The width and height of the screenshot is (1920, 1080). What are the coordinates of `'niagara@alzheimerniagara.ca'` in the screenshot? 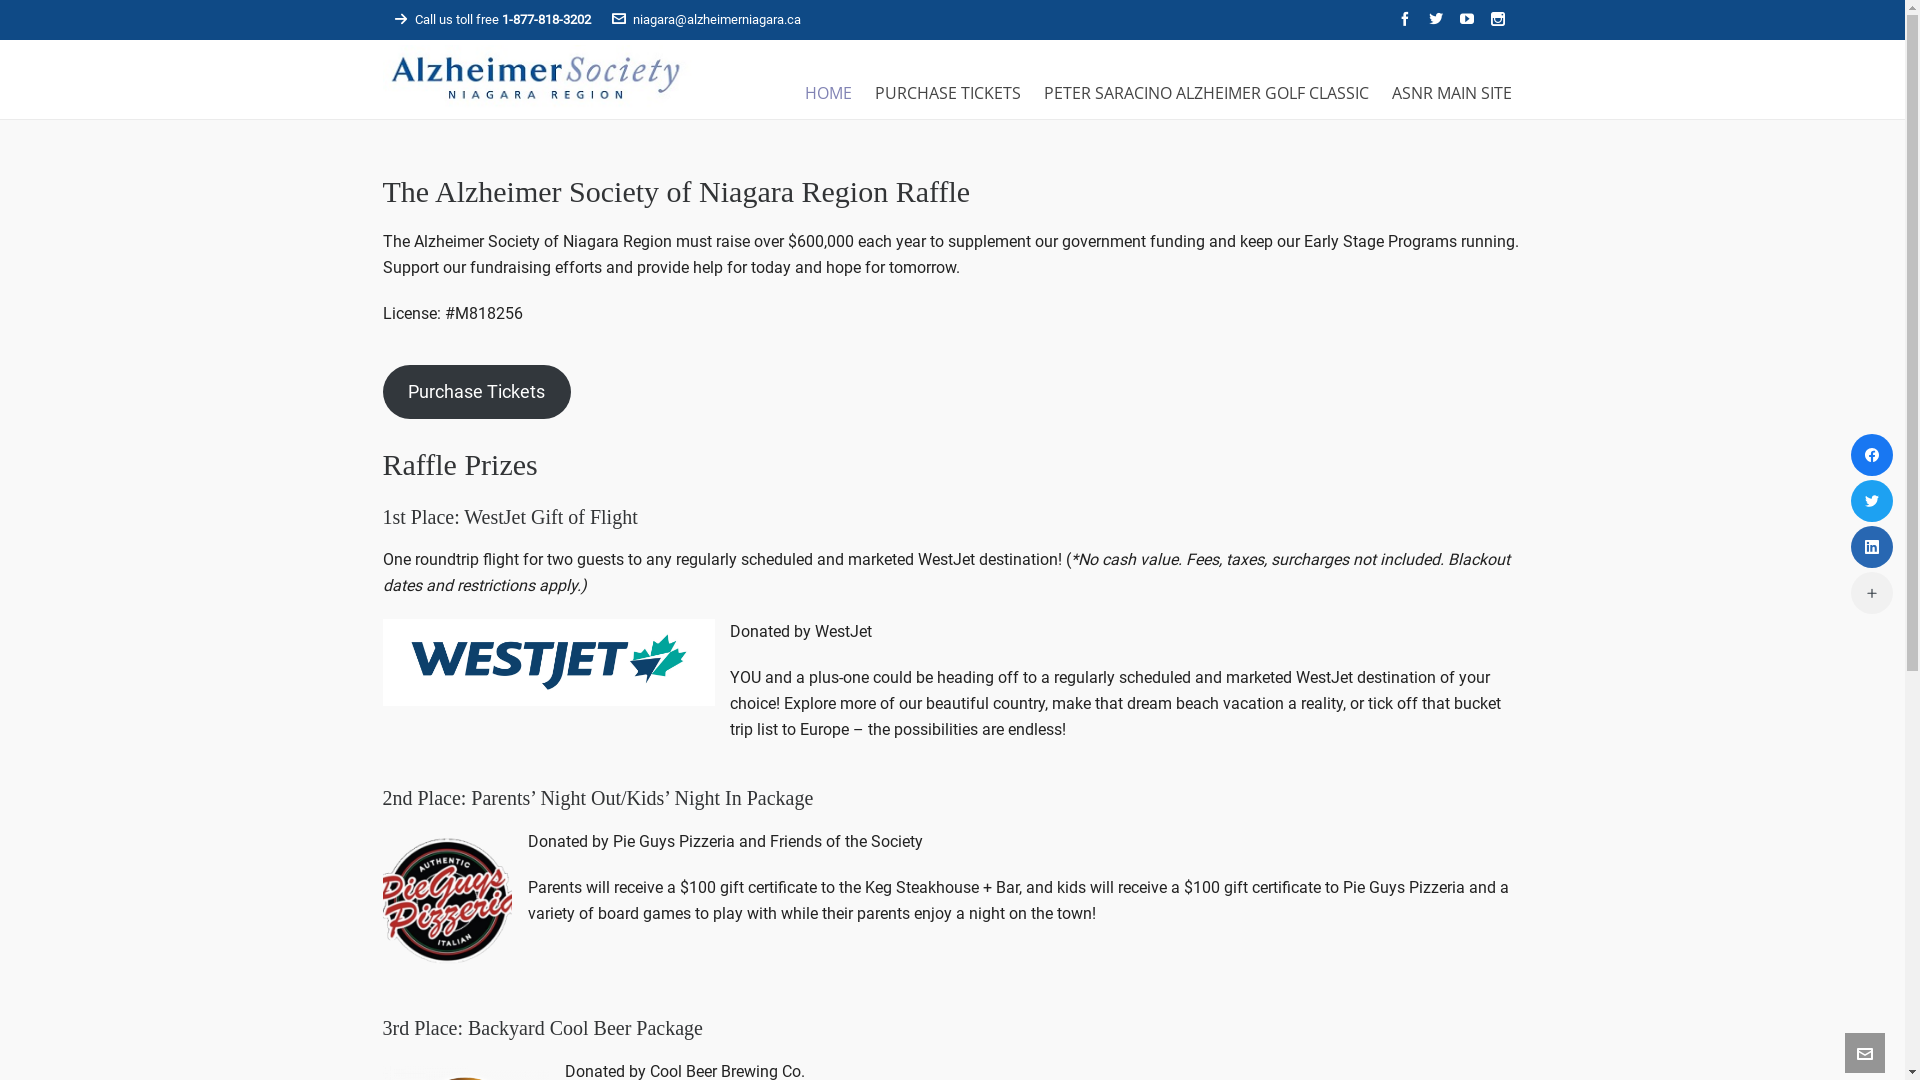 It's located at (706, 19).